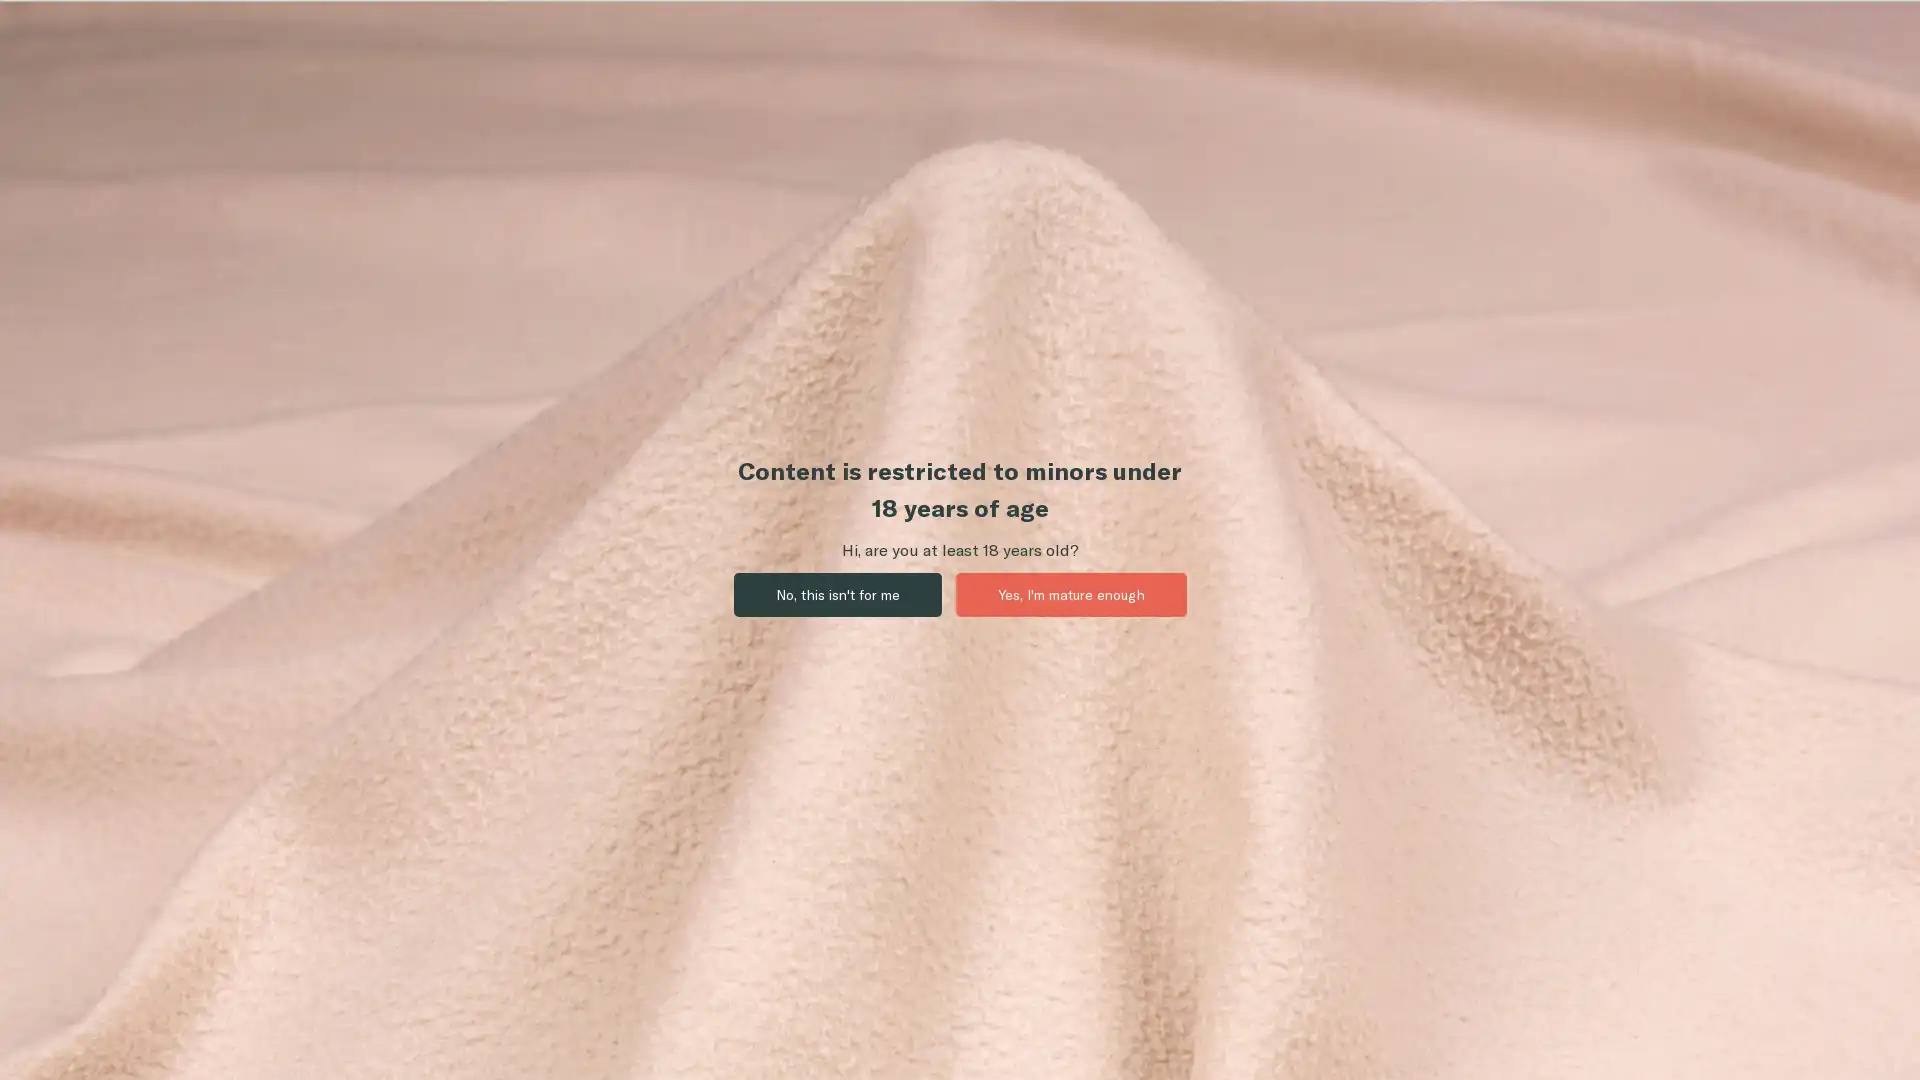 The width and height of the screenshot is (1920, 1080). I want to click on Yes, I'm mature enough, so click(1069, 593).